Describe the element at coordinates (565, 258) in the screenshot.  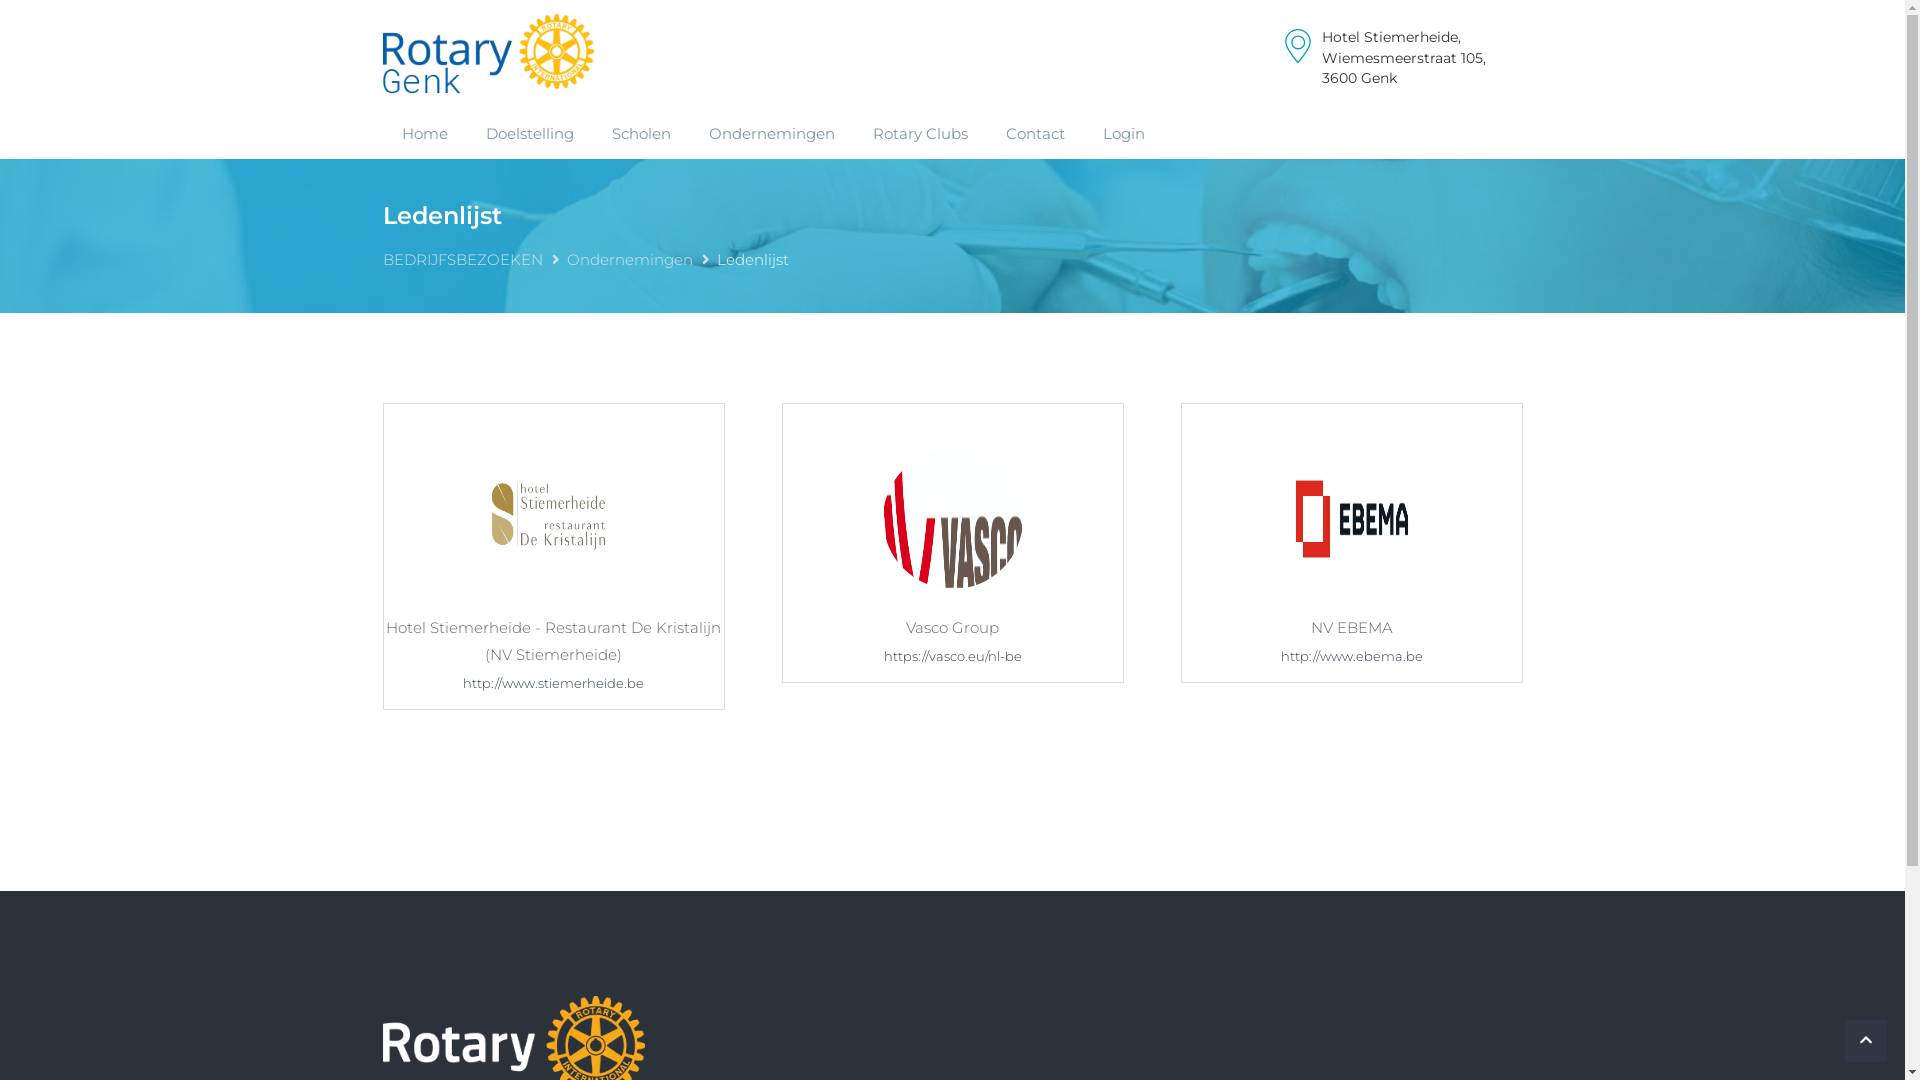
I see `'Ondernemingen'` at that location.